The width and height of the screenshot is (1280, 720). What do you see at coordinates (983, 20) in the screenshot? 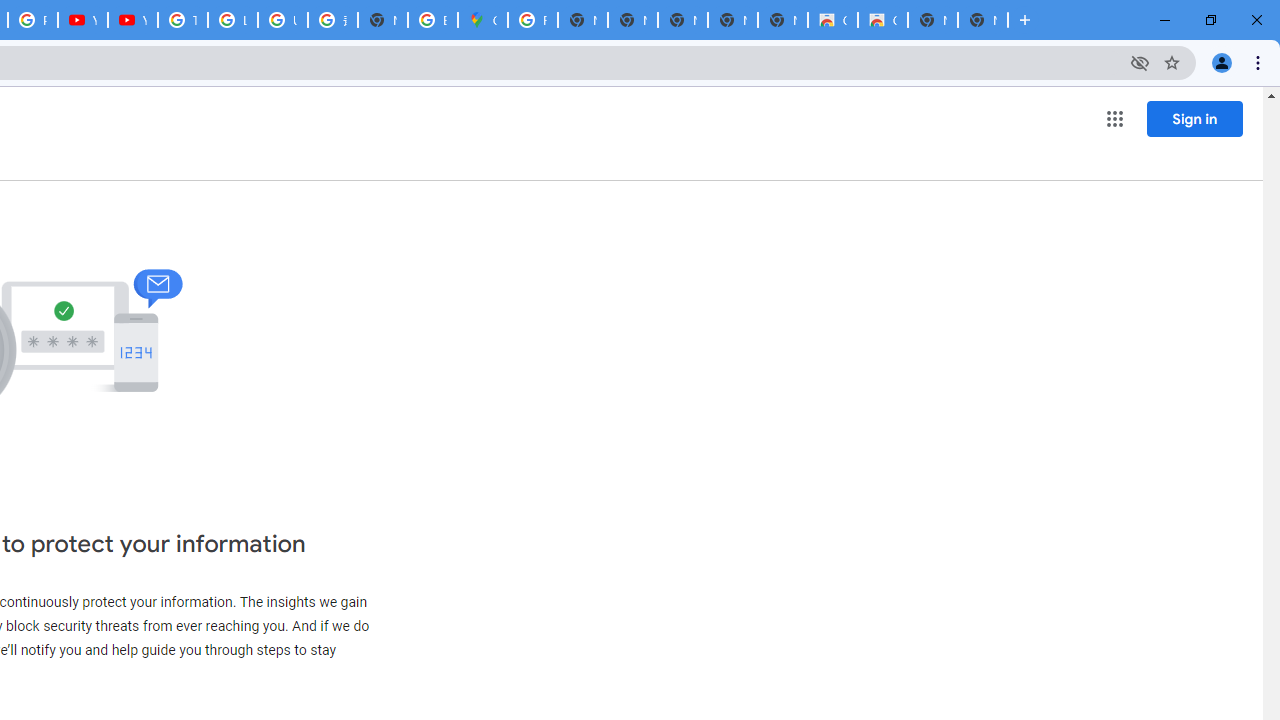
I see `'New Tab'` at bounding box center [983, 20].